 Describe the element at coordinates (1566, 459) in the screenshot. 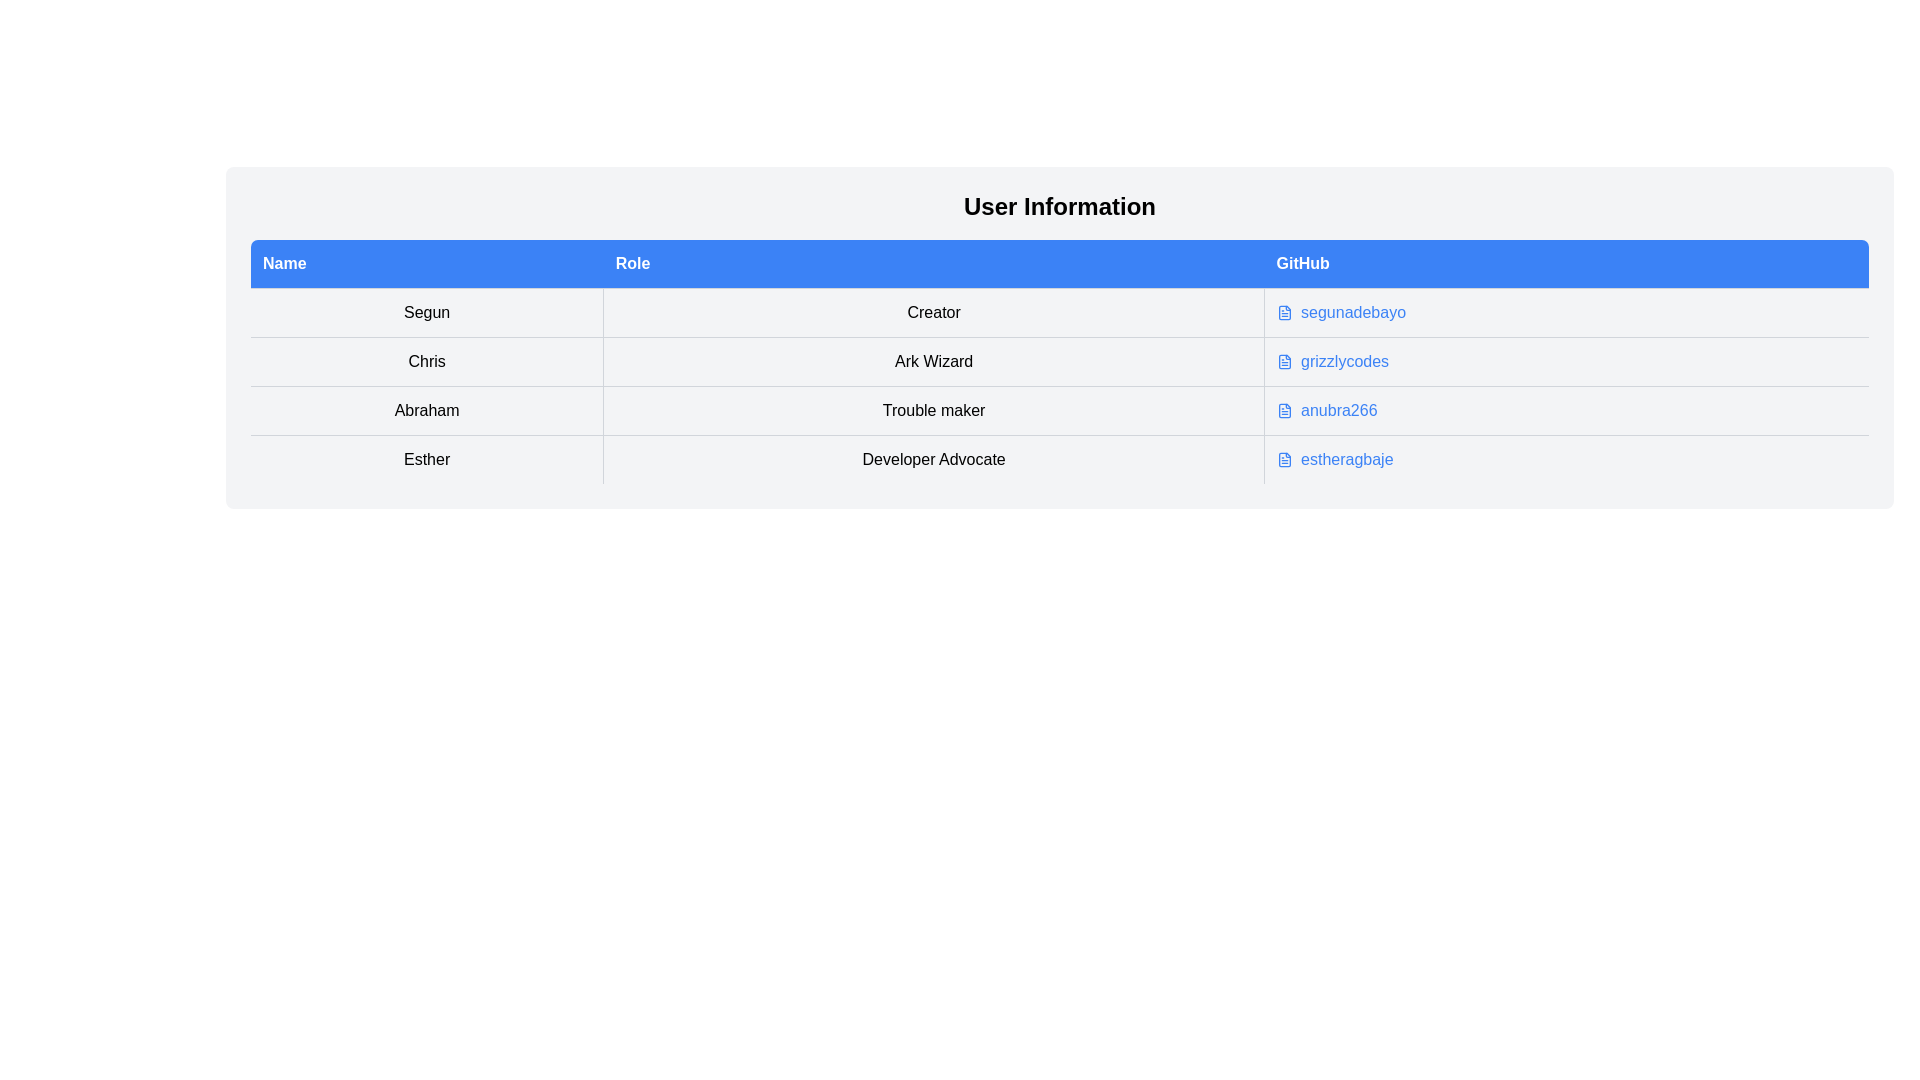

I see `interactive link labeled 'estheragbaje' with a file icon located in the fourth row under the 'GitHub' column` at that location.